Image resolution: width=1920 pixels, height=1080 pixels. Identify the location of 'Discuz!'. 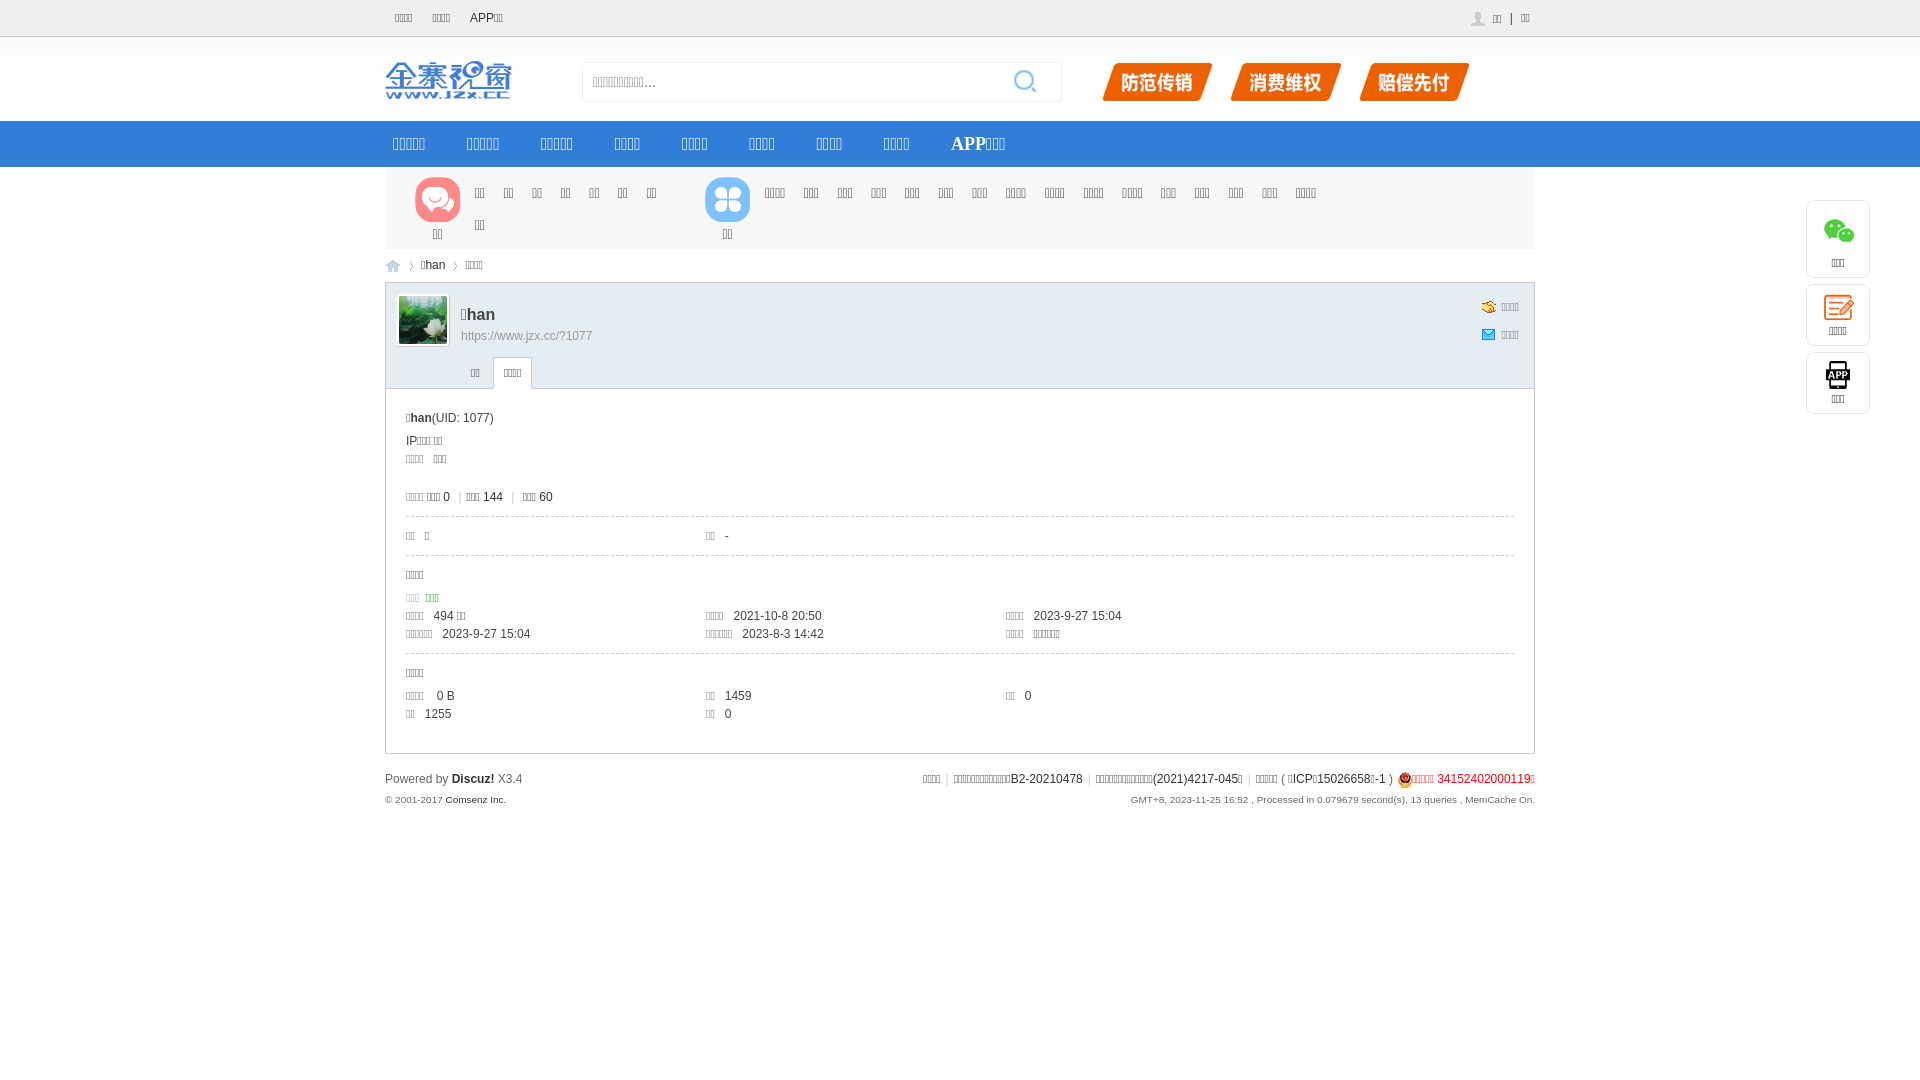
(472, 778).